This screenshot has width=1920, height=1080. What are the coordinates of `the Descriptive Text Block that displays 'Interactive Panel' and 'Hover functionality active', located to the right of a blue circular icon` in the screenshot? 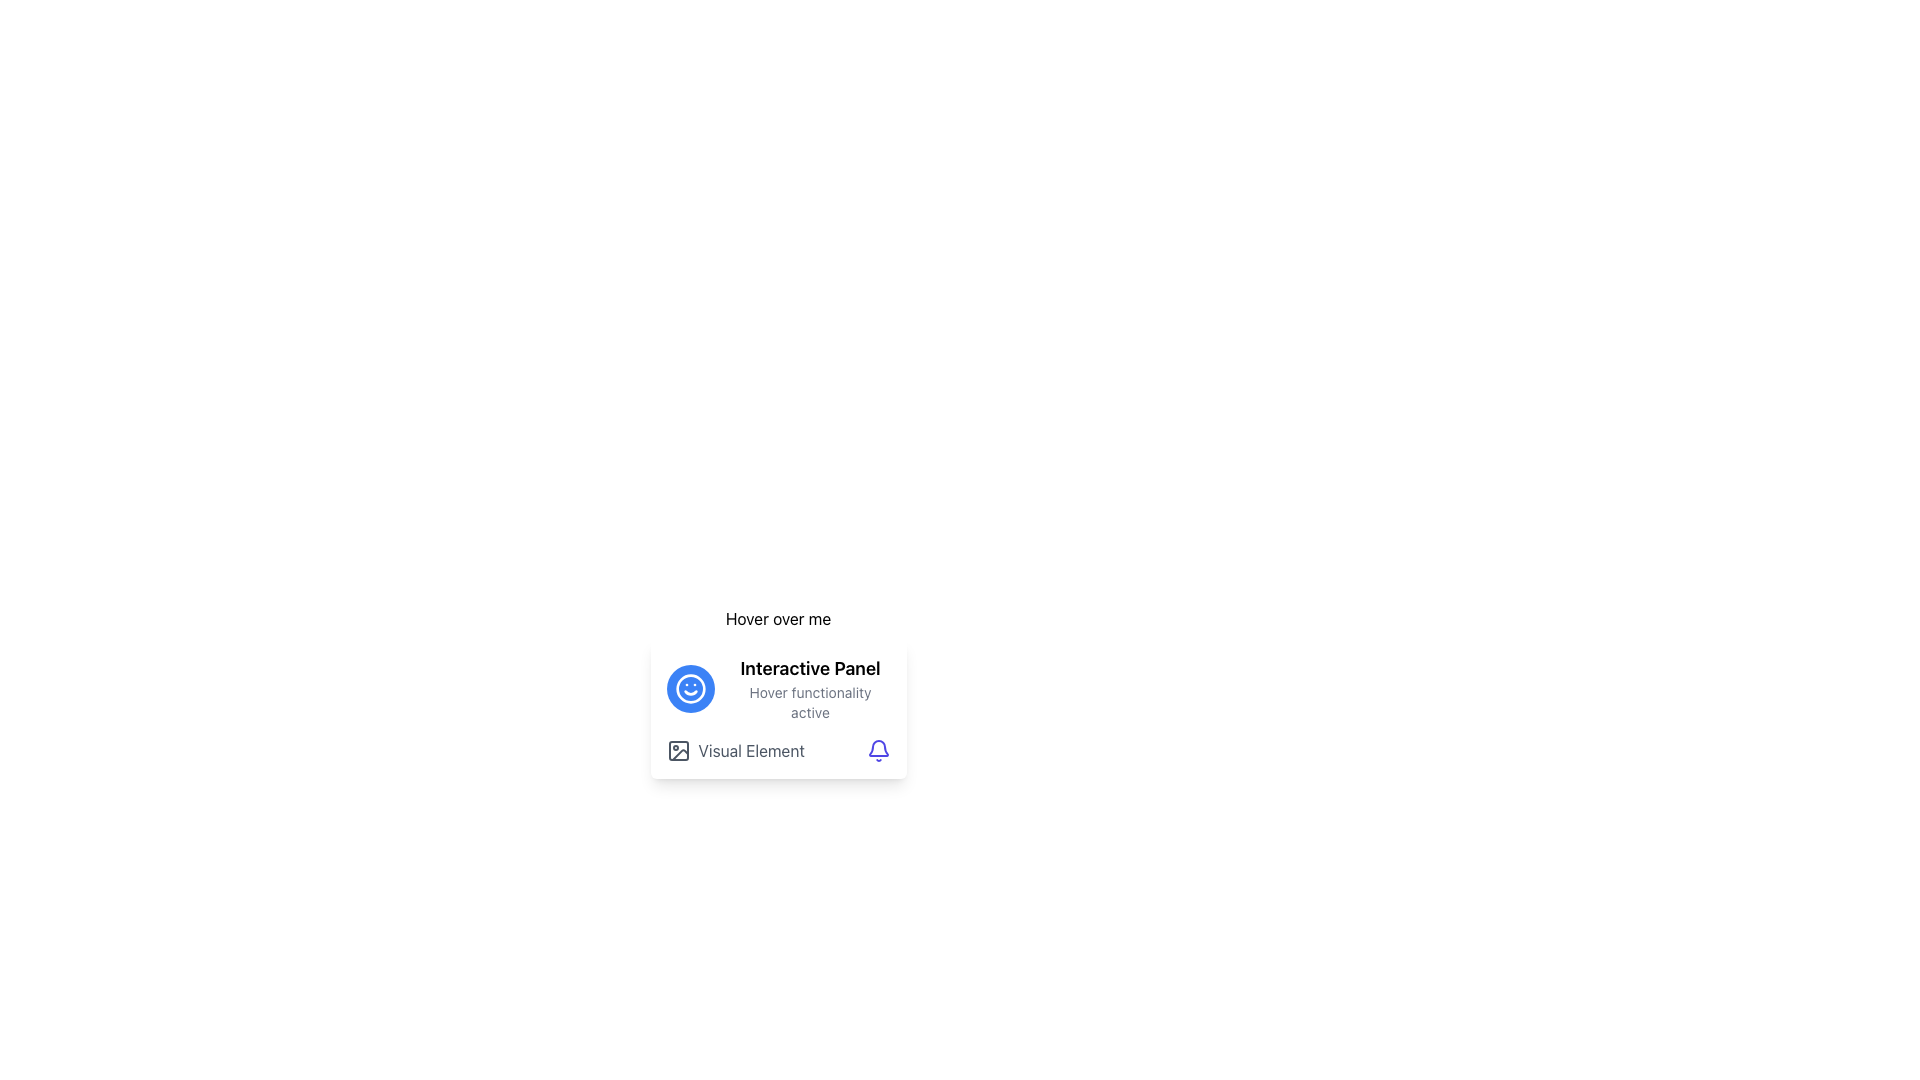 It's located at (810, 688).